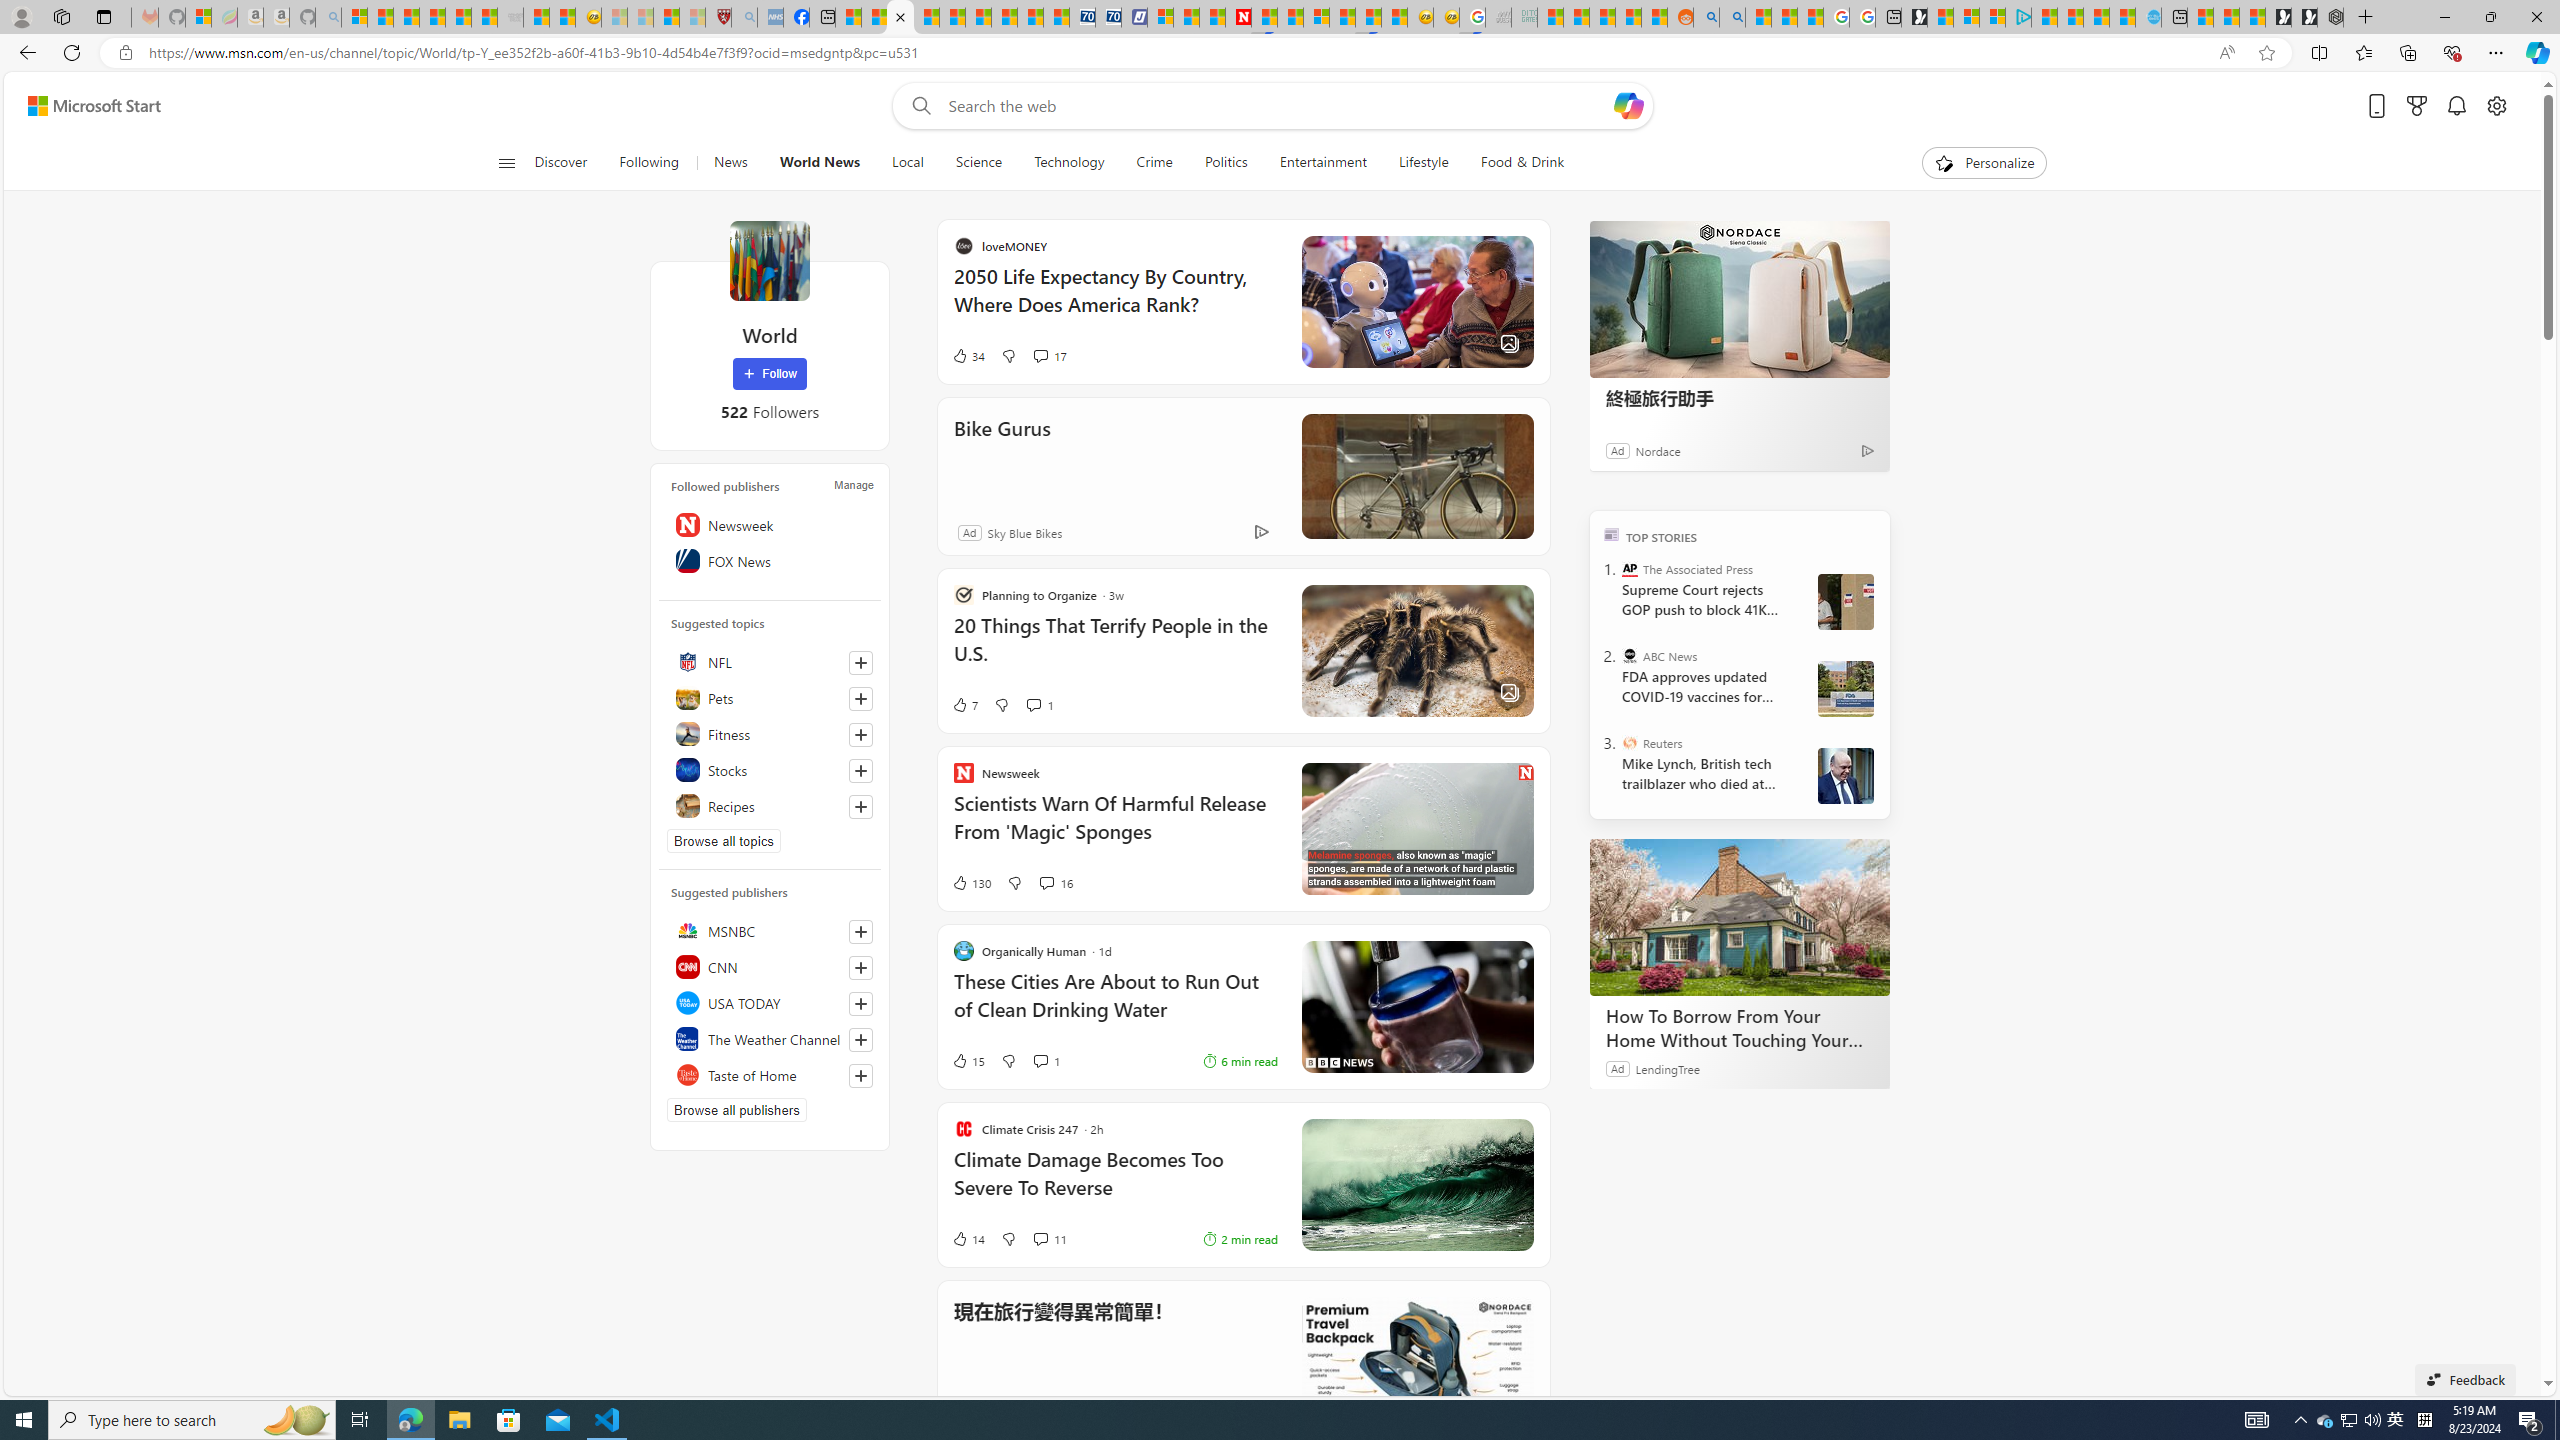 This screenshot has height=1440, width=2560. Describe the element at coordinates (770, 1073) in the screenshot. I see `'Taste of Home'` at that location.